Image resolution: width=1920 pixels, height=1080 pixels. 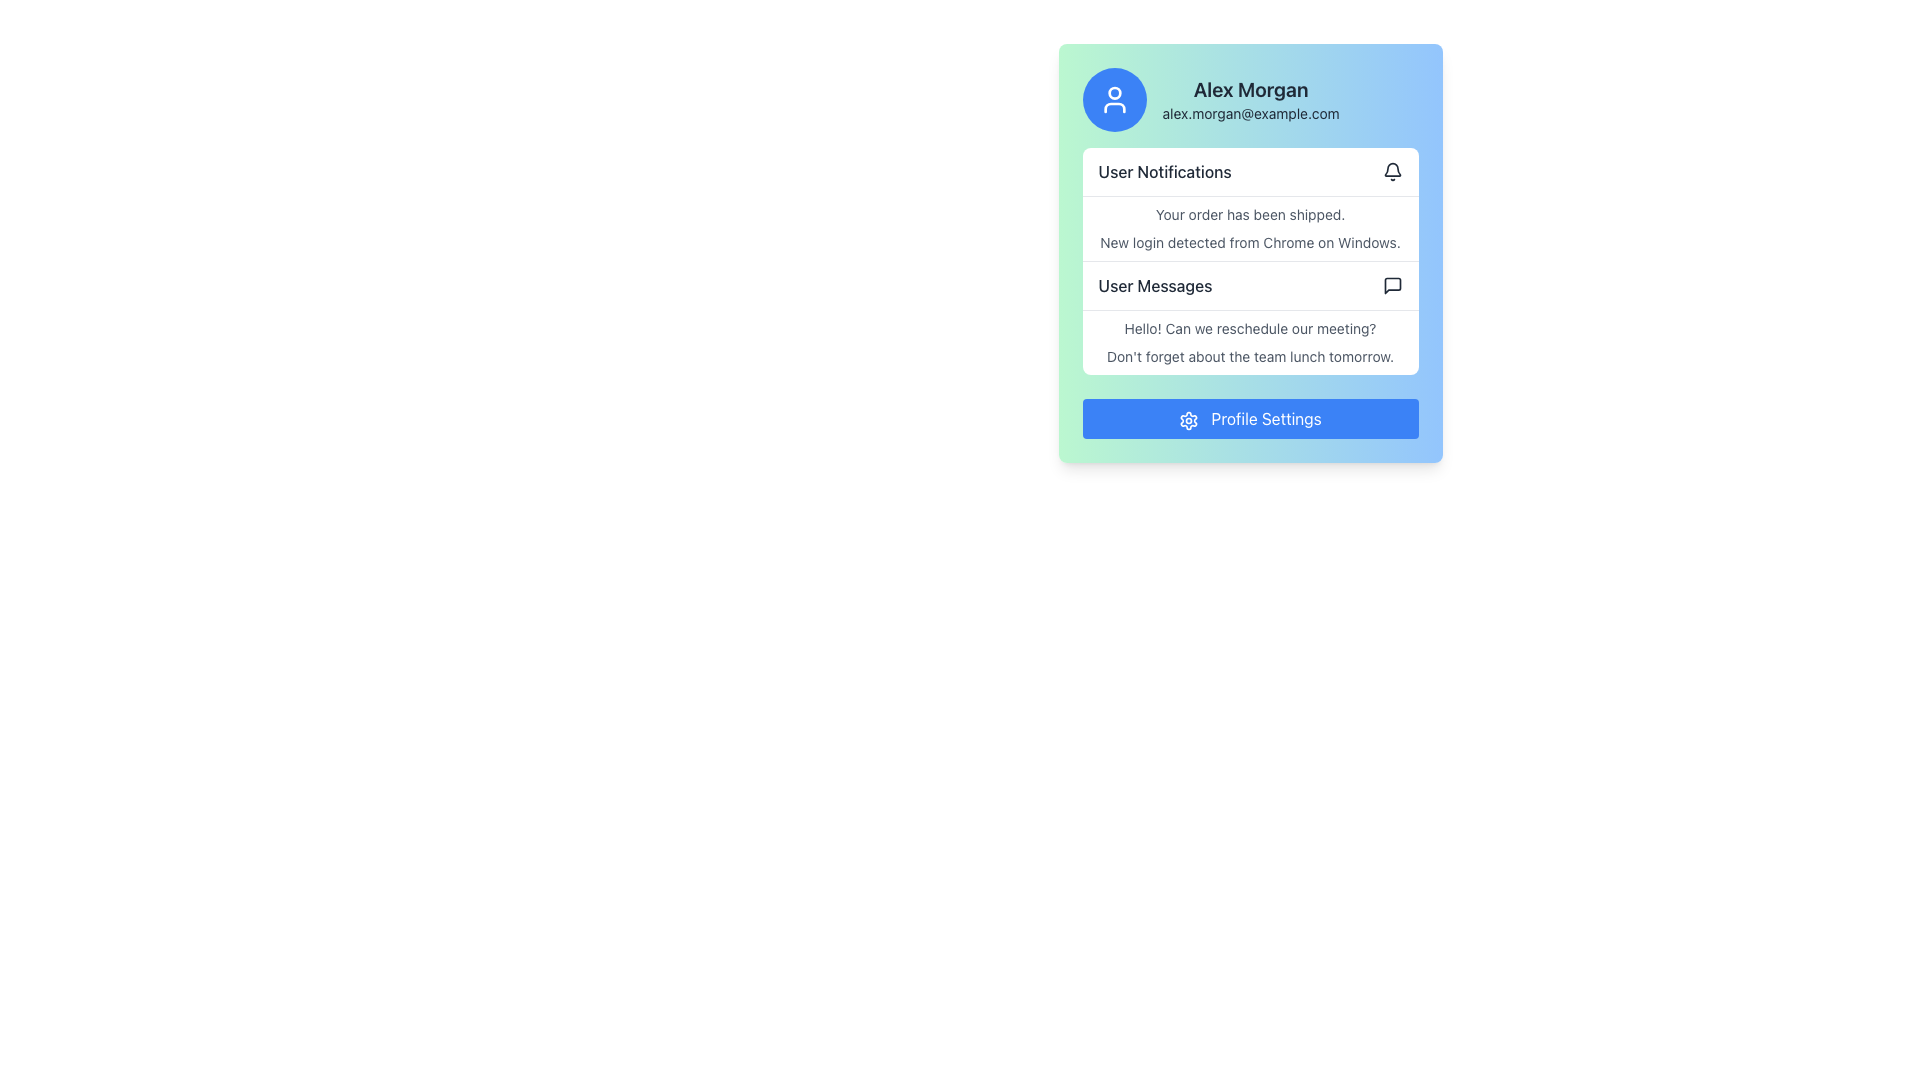 What do you see at coordinates (1155, 285) in the screenshot?
I see `the third text item in the menu-like list below 'User Notifications' that serves as a navigational label for managing messages` at bounding box center [1155, 285].